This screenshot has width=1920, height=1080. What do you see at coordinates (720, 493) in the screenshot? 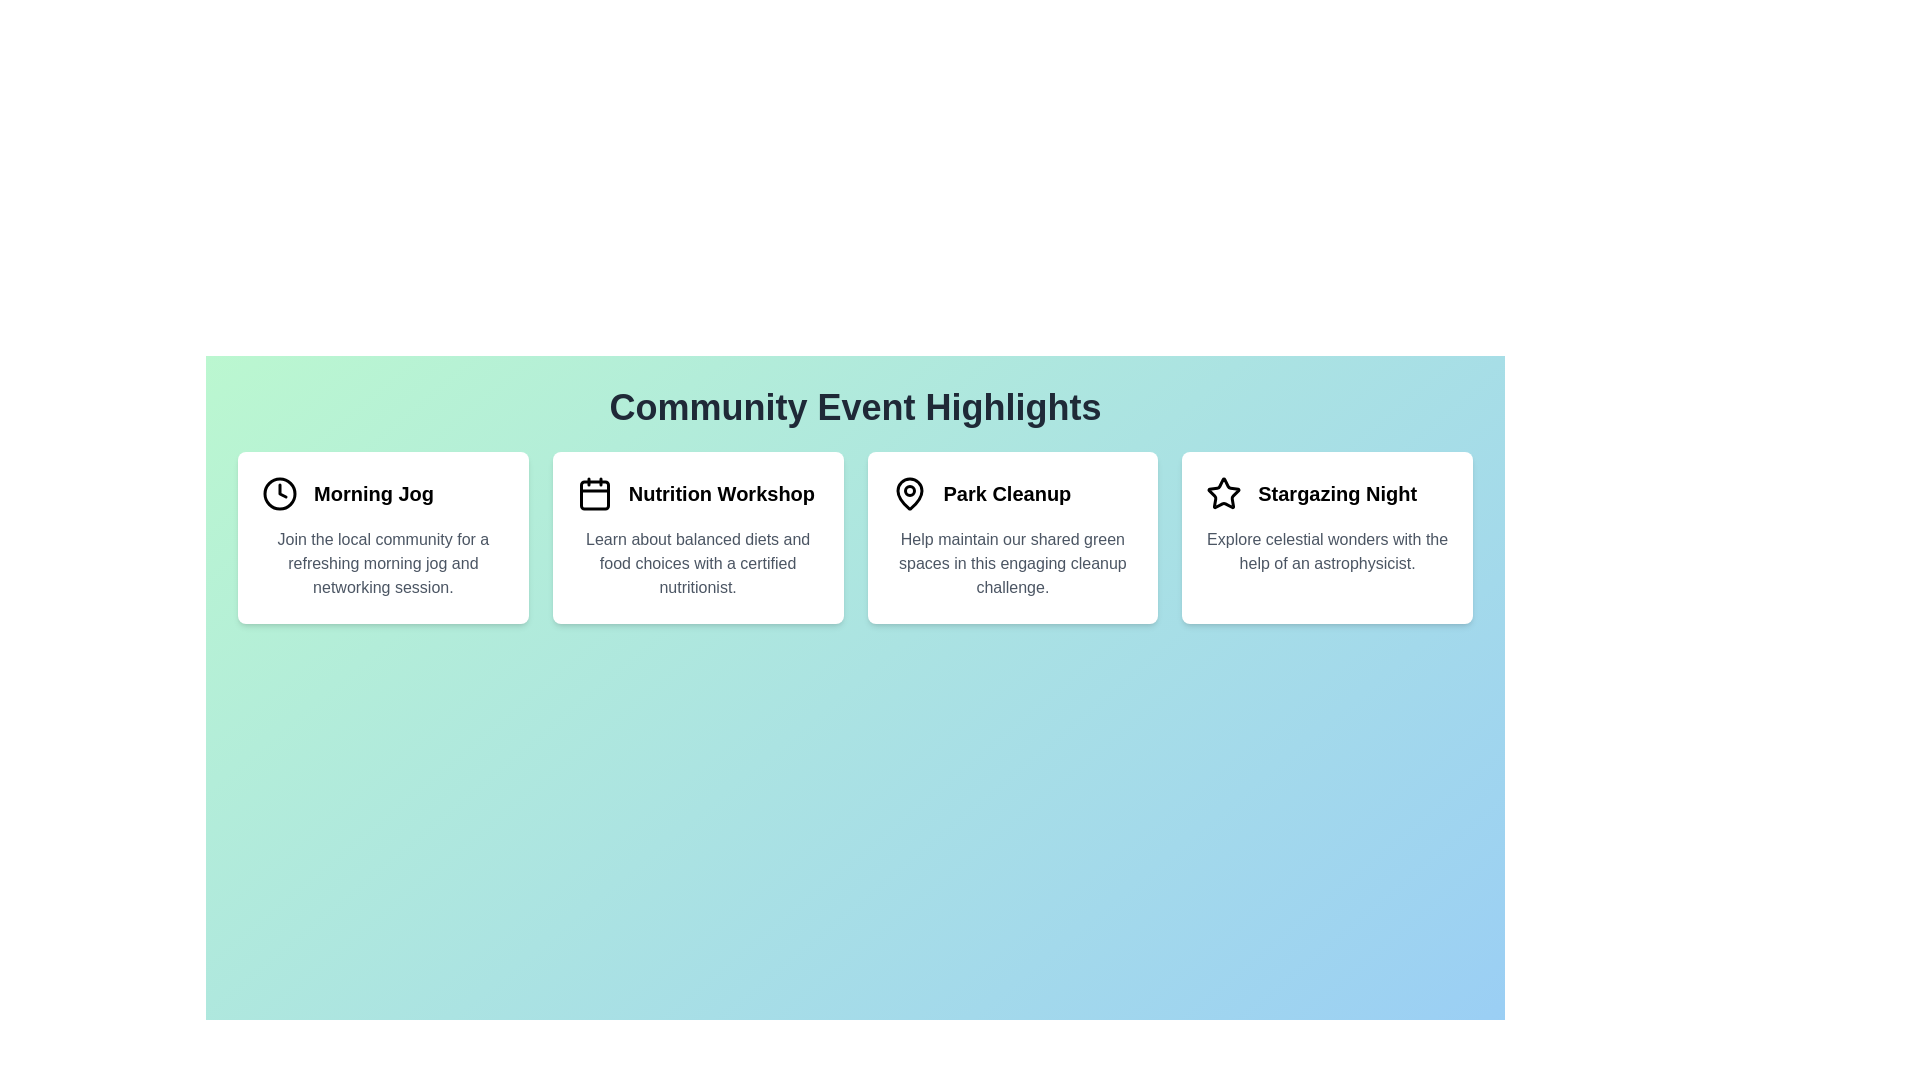
I see `text label 'Nutrition Workshop', which is styled in bold black font and serves as the title for the section, positioned in the second column of a 4-column layout` at bounding box center [720, 493].